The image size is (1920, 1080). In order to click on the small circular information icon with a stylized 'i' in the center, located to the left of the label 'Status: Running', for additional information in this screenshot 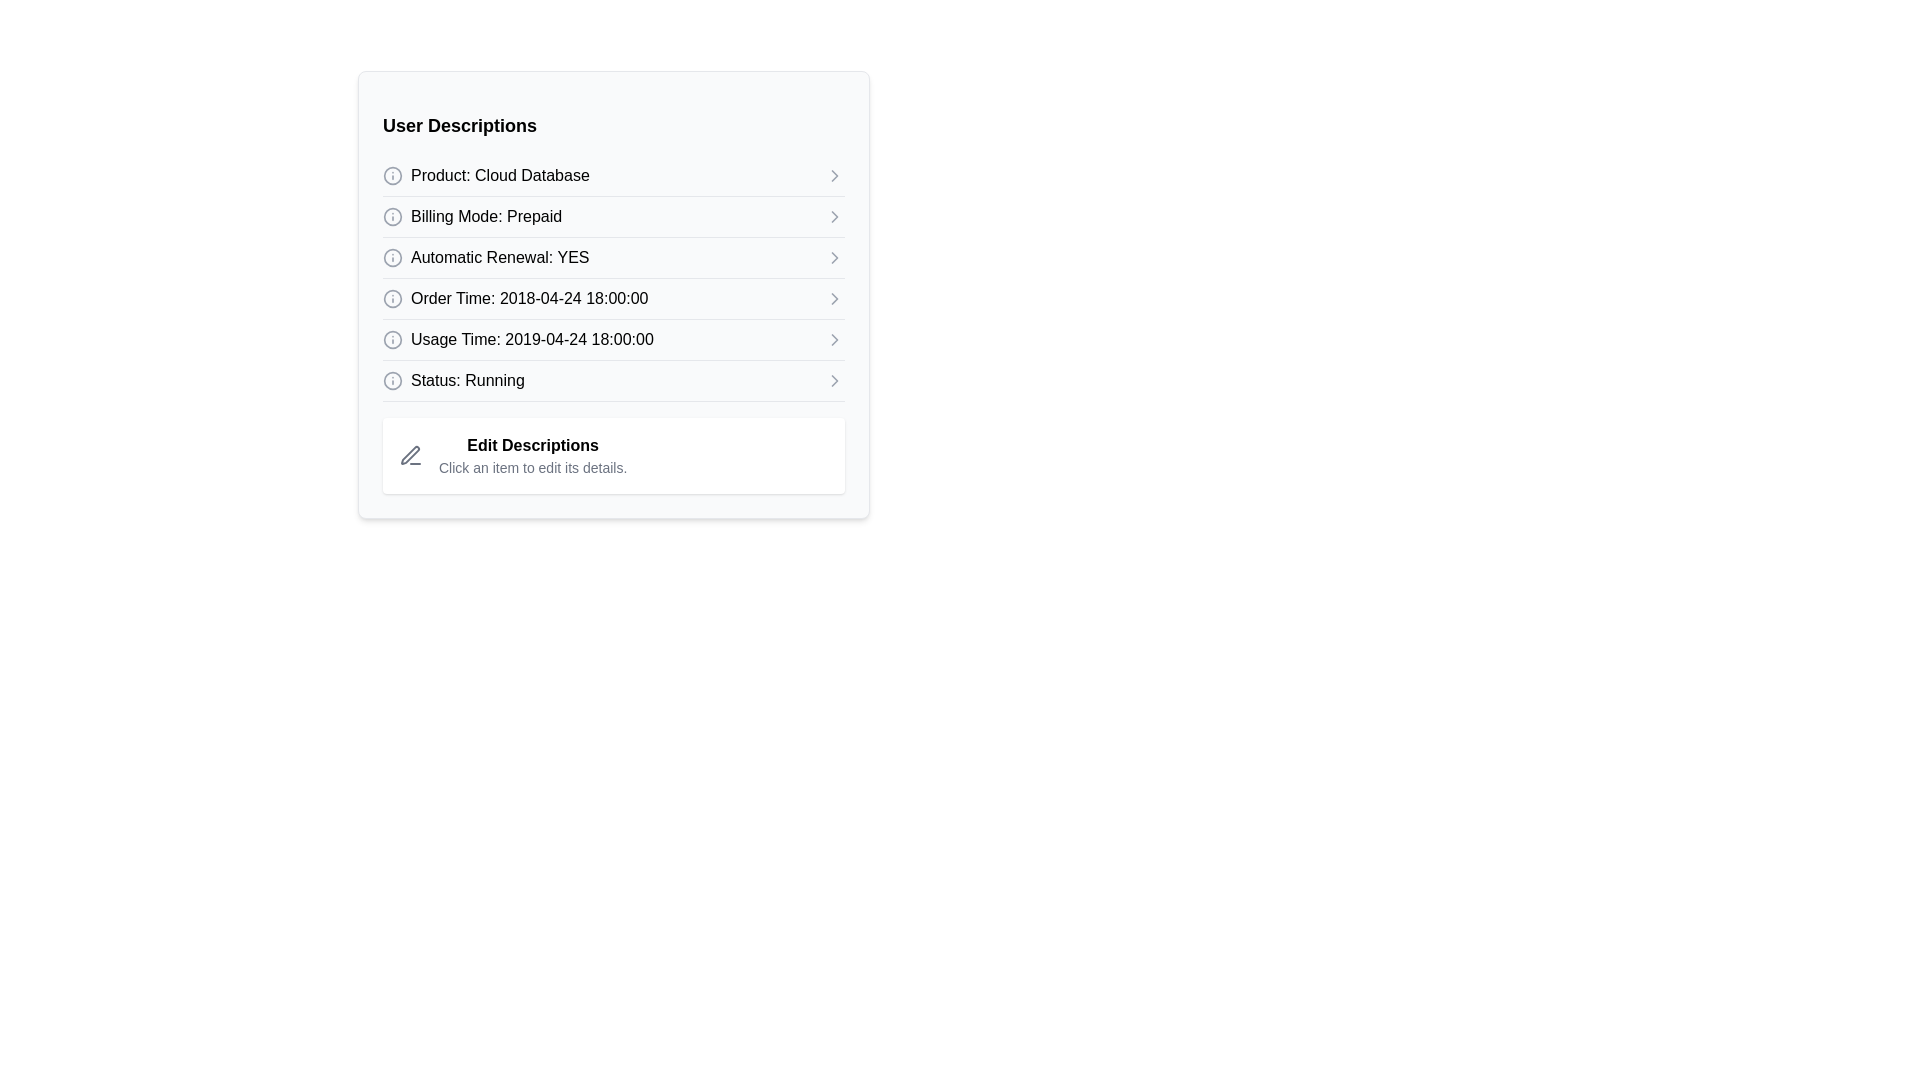, I will do `click(393, 381)`.